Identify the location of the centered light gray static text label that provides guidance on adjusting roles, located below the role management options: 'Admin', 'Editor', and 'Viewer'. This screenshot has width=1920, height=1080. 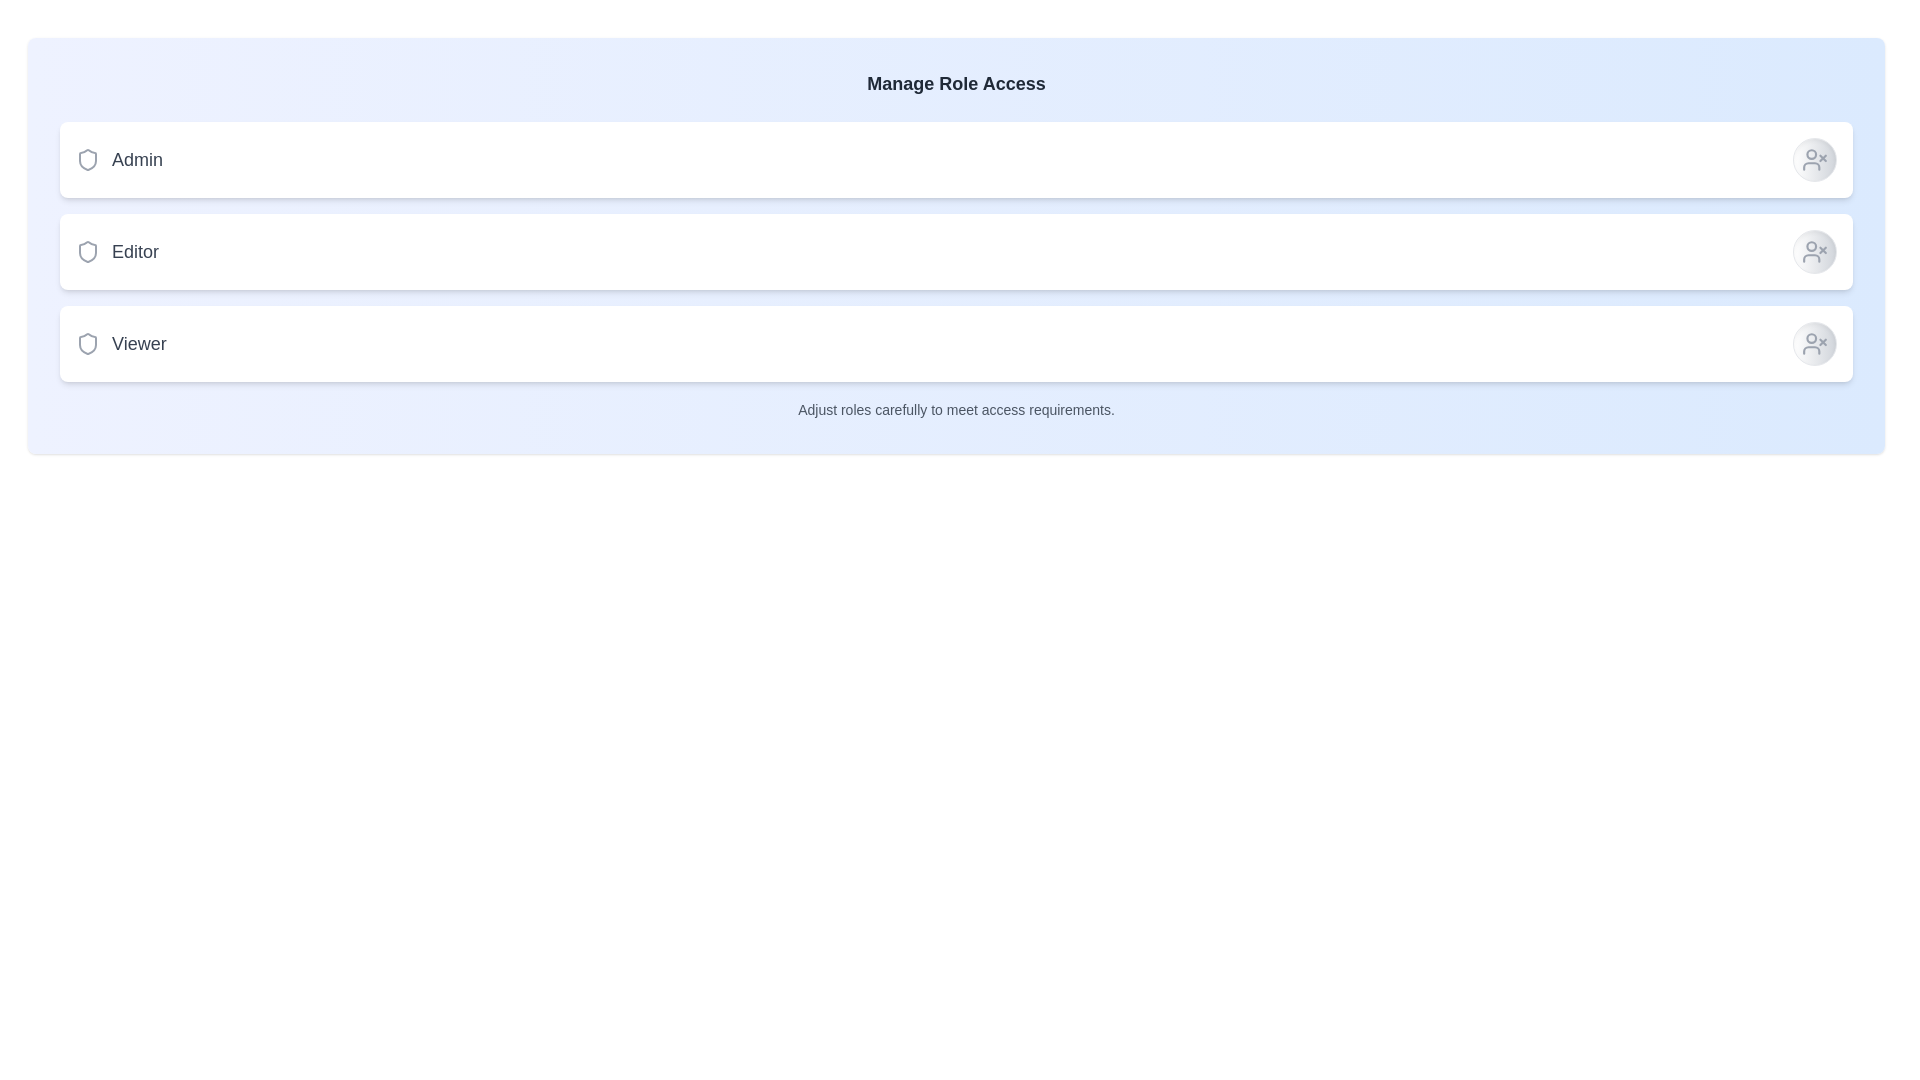
(955, 408).